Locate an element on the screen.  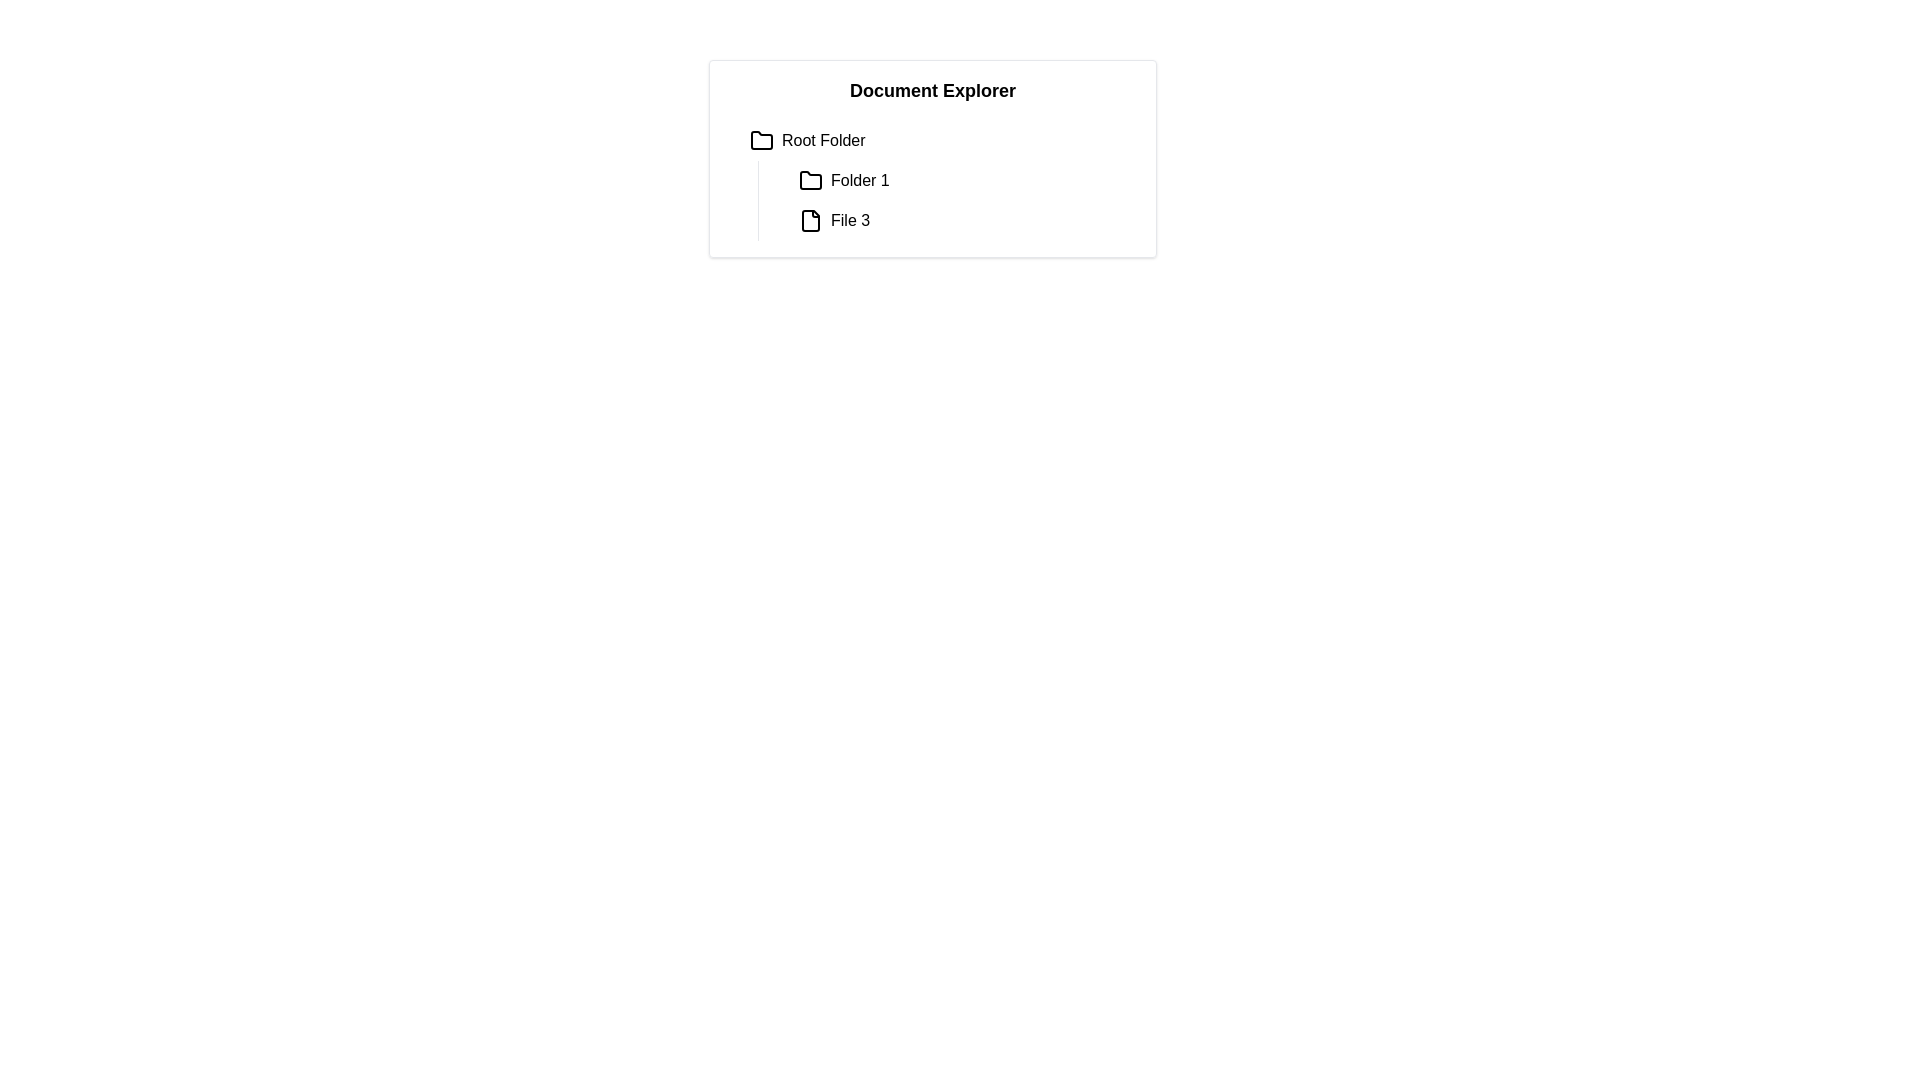
on the list item representing the folder named 'Folder 1' is located at coordinates (965, 181).